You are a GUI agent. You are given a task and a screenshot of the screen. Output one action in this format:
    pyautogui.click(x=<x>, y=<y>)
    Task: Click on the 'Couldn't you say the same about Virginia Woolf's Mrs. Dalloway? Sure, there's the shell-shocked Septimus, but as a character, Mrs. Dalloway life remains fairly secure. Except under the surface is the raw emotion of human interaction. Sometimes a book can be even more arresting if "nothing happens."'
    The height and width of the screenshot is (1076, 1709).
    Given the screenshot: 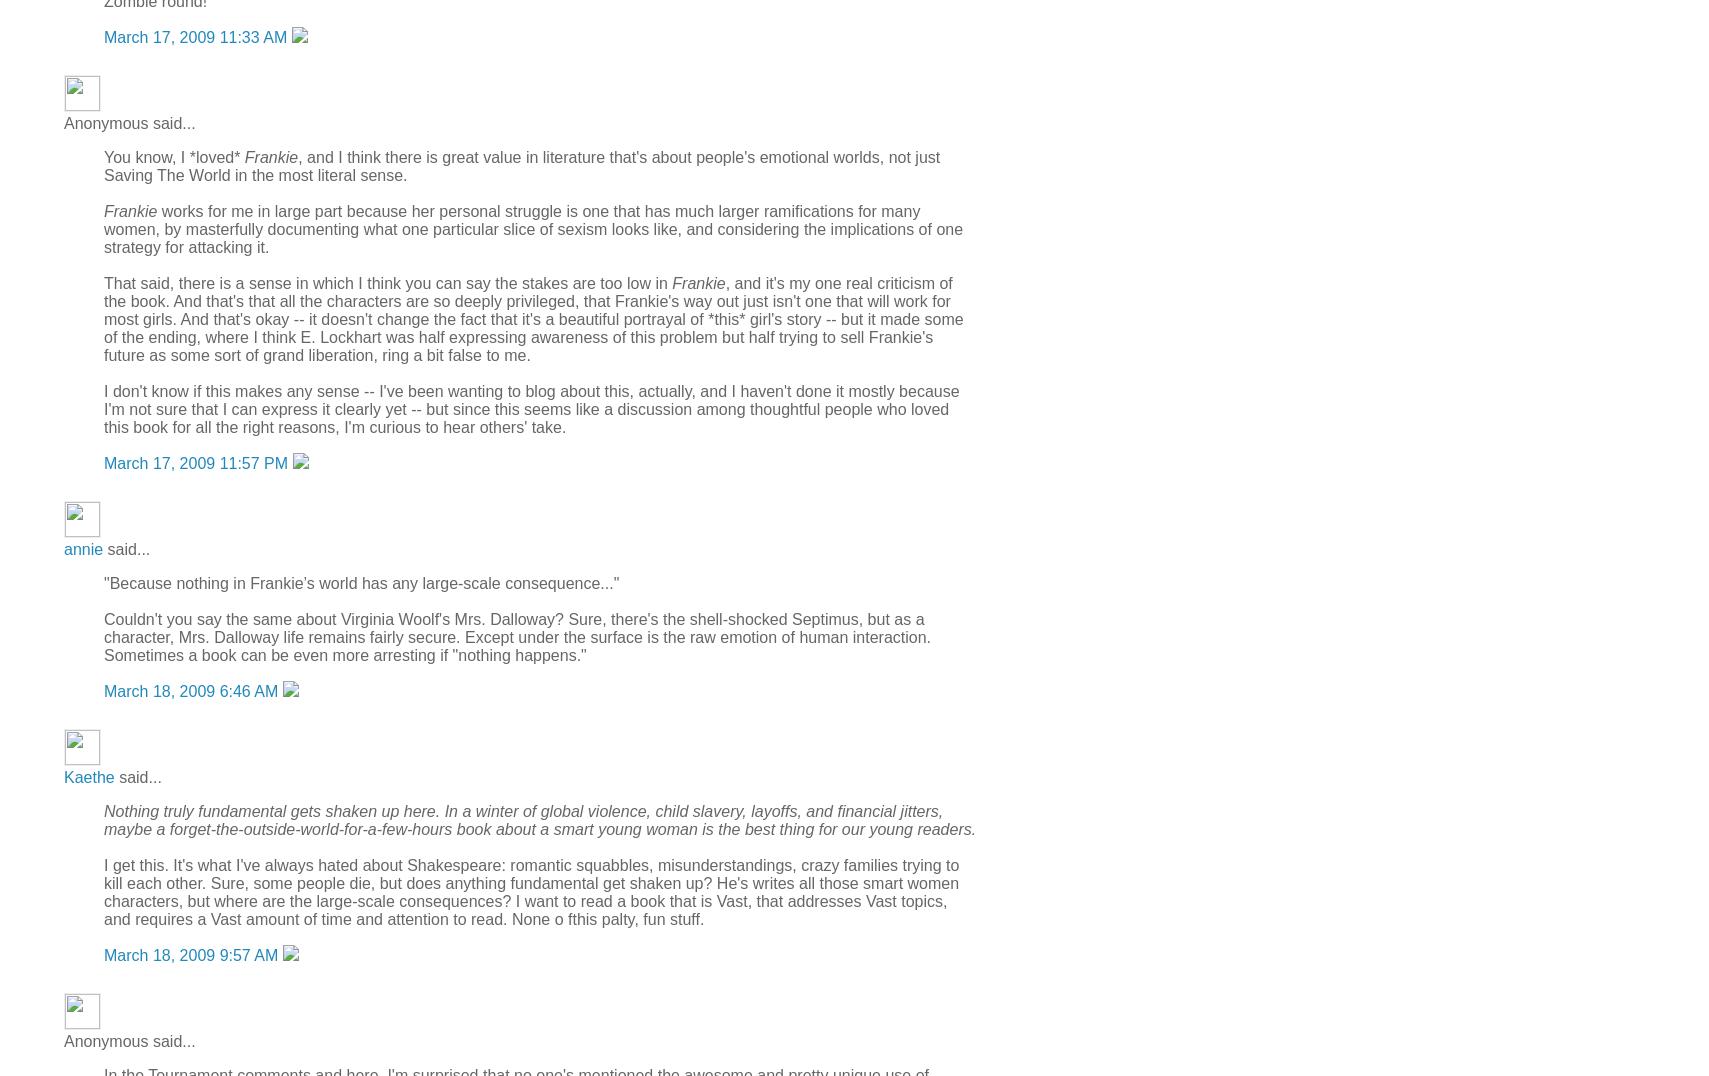 What is the action you would take?
    pyautogui.click(x=516, y=635)
    